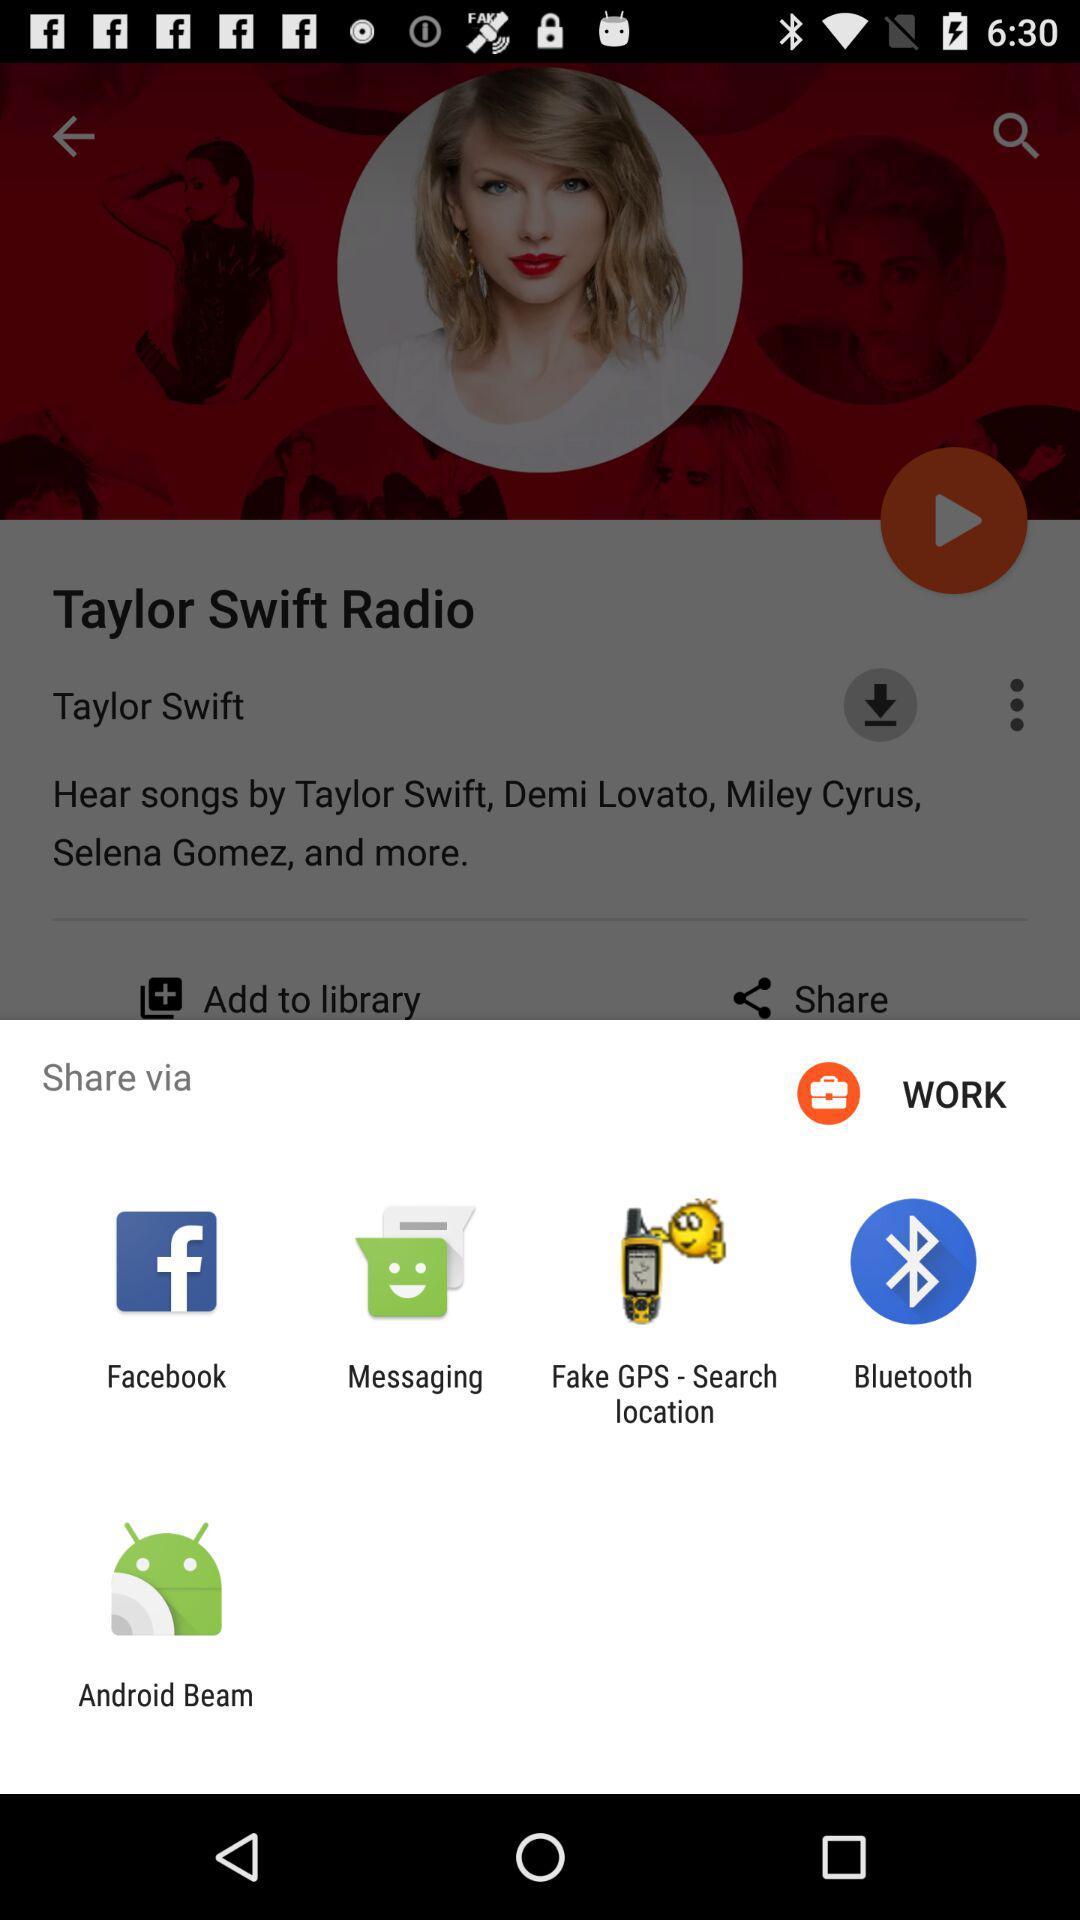  I want to click on the item next to the bluetooth app, so click(664, 1392).